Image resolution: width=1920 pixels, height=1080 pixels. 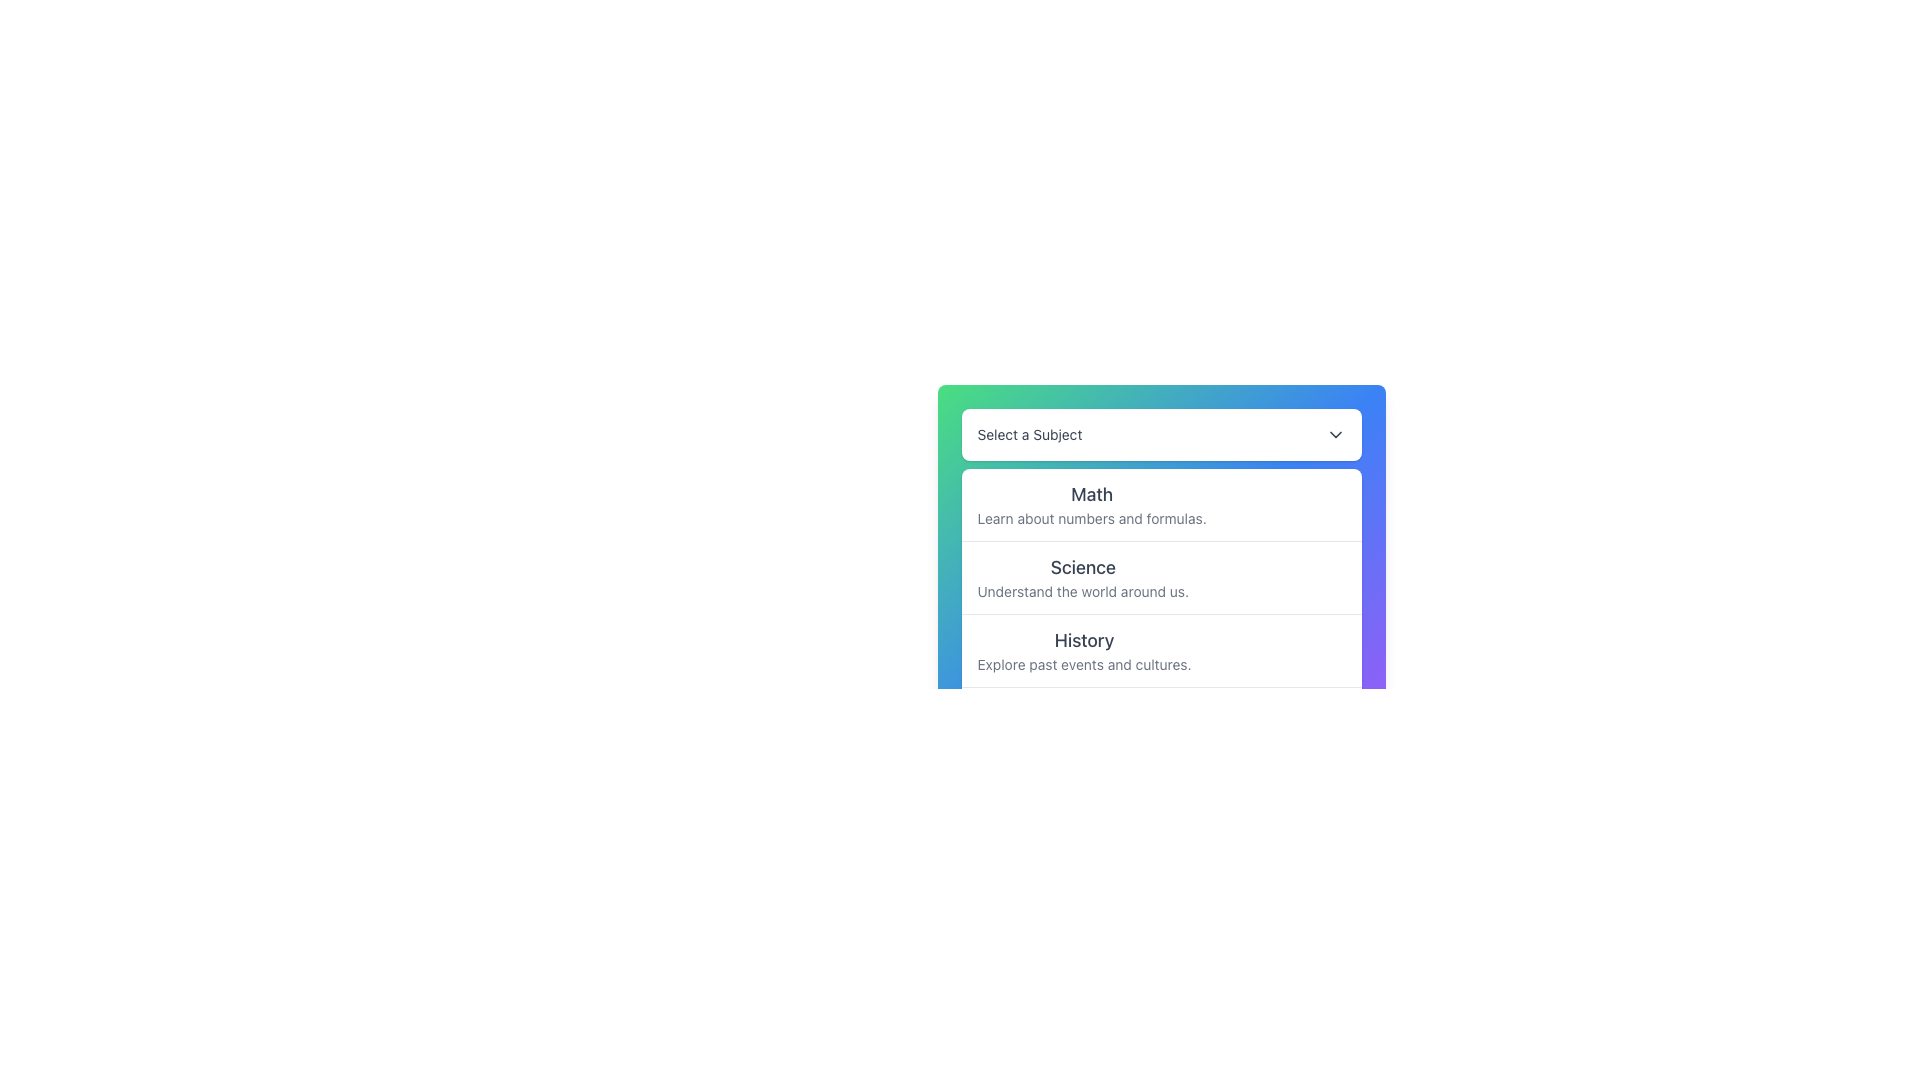 What do you see at coordinates (1082, 590) in the screenshot?
I see `text label providing context for the 'Science' section, located below the 'Science' title and above the 'History' entry` at bounding box center [1082, 590].